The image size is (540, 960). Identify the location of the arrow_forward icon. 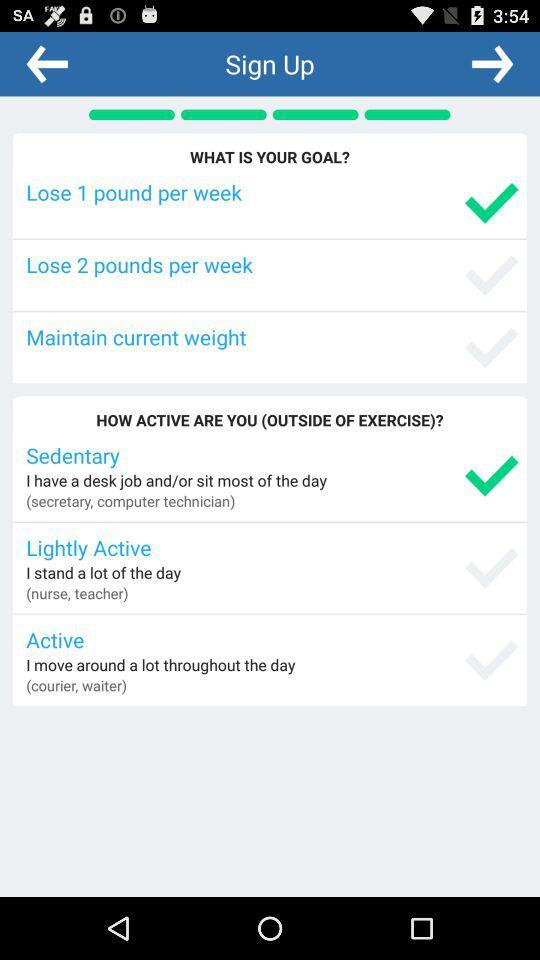
(491, 68).